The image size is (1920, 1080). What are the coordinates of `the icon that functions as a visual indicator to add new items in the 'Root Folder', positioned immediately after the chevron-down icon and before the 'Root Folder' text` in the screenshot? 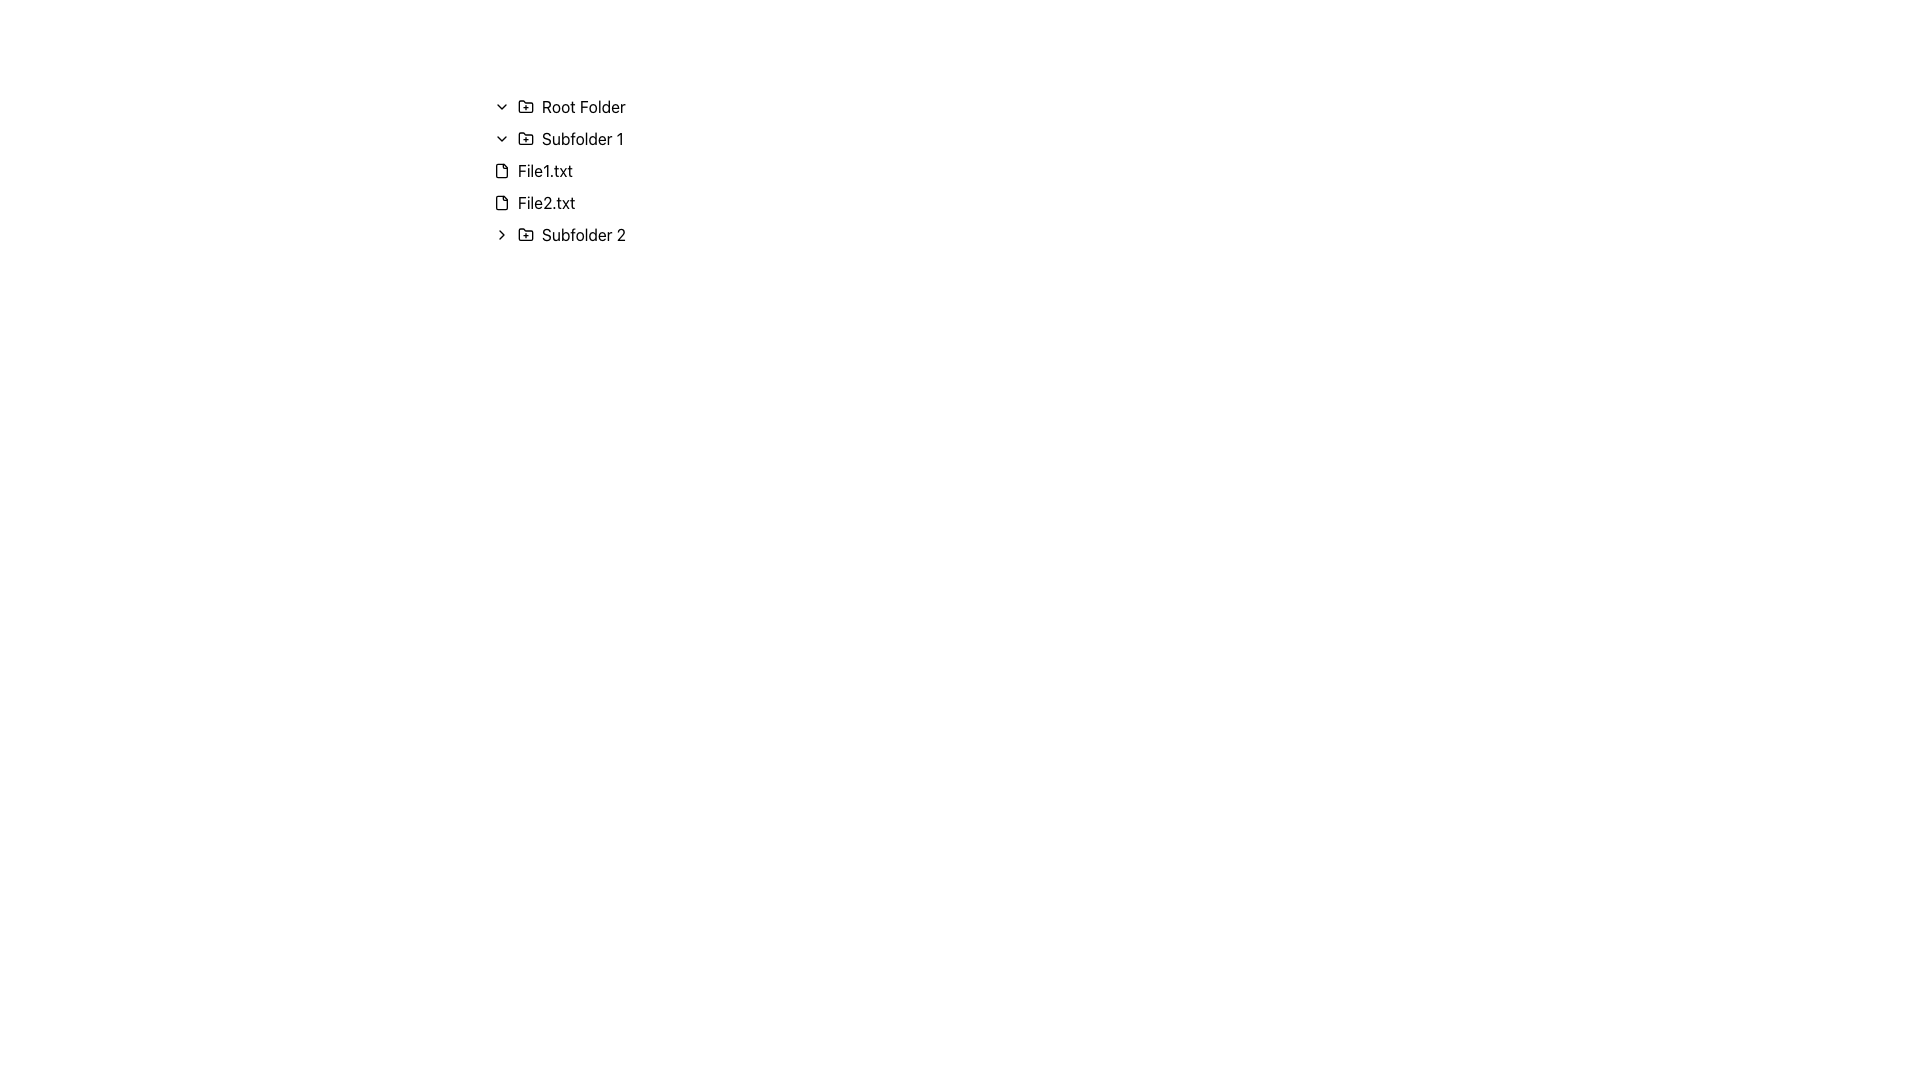 It's located at (526, 107).